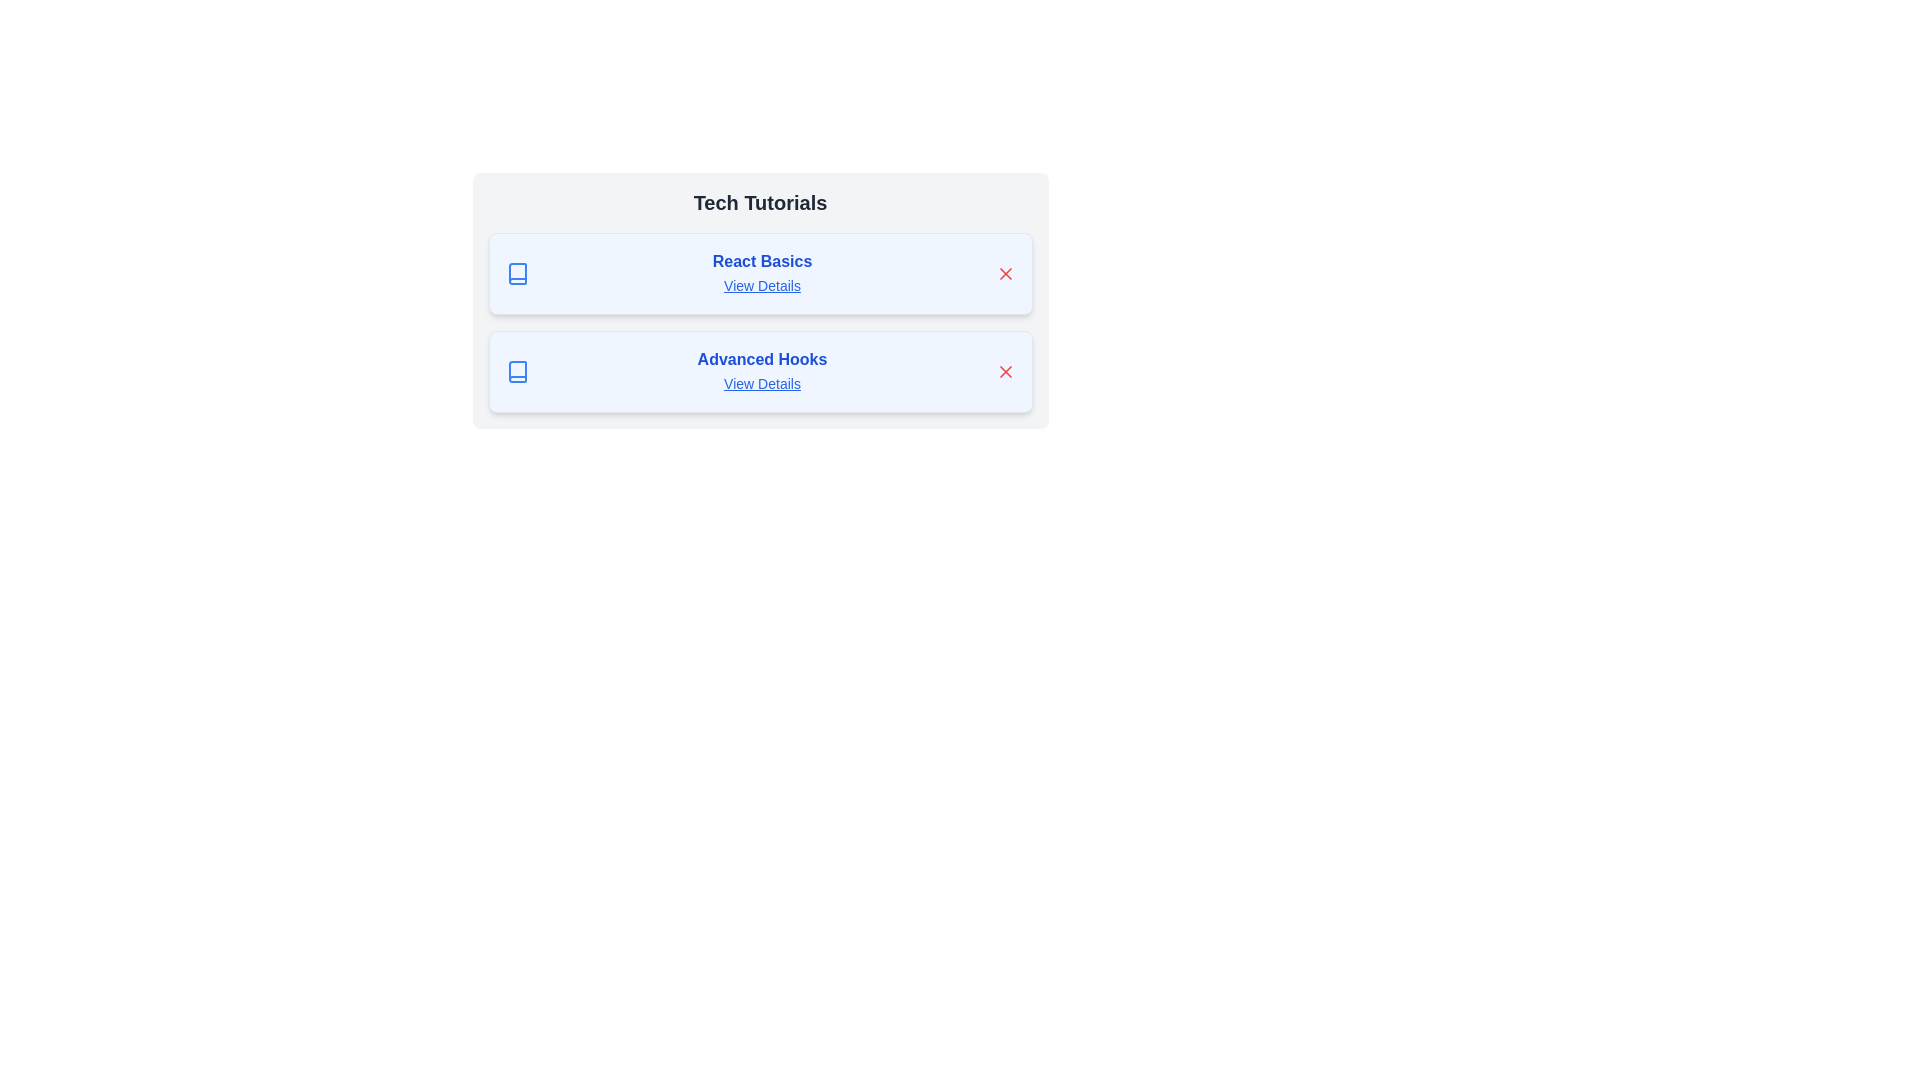 The height and width of the screenshot is (1080, 1920). I want to click on the 'View Details' button for the chip labeled 'Advanced Hooks', so click(761, 384).